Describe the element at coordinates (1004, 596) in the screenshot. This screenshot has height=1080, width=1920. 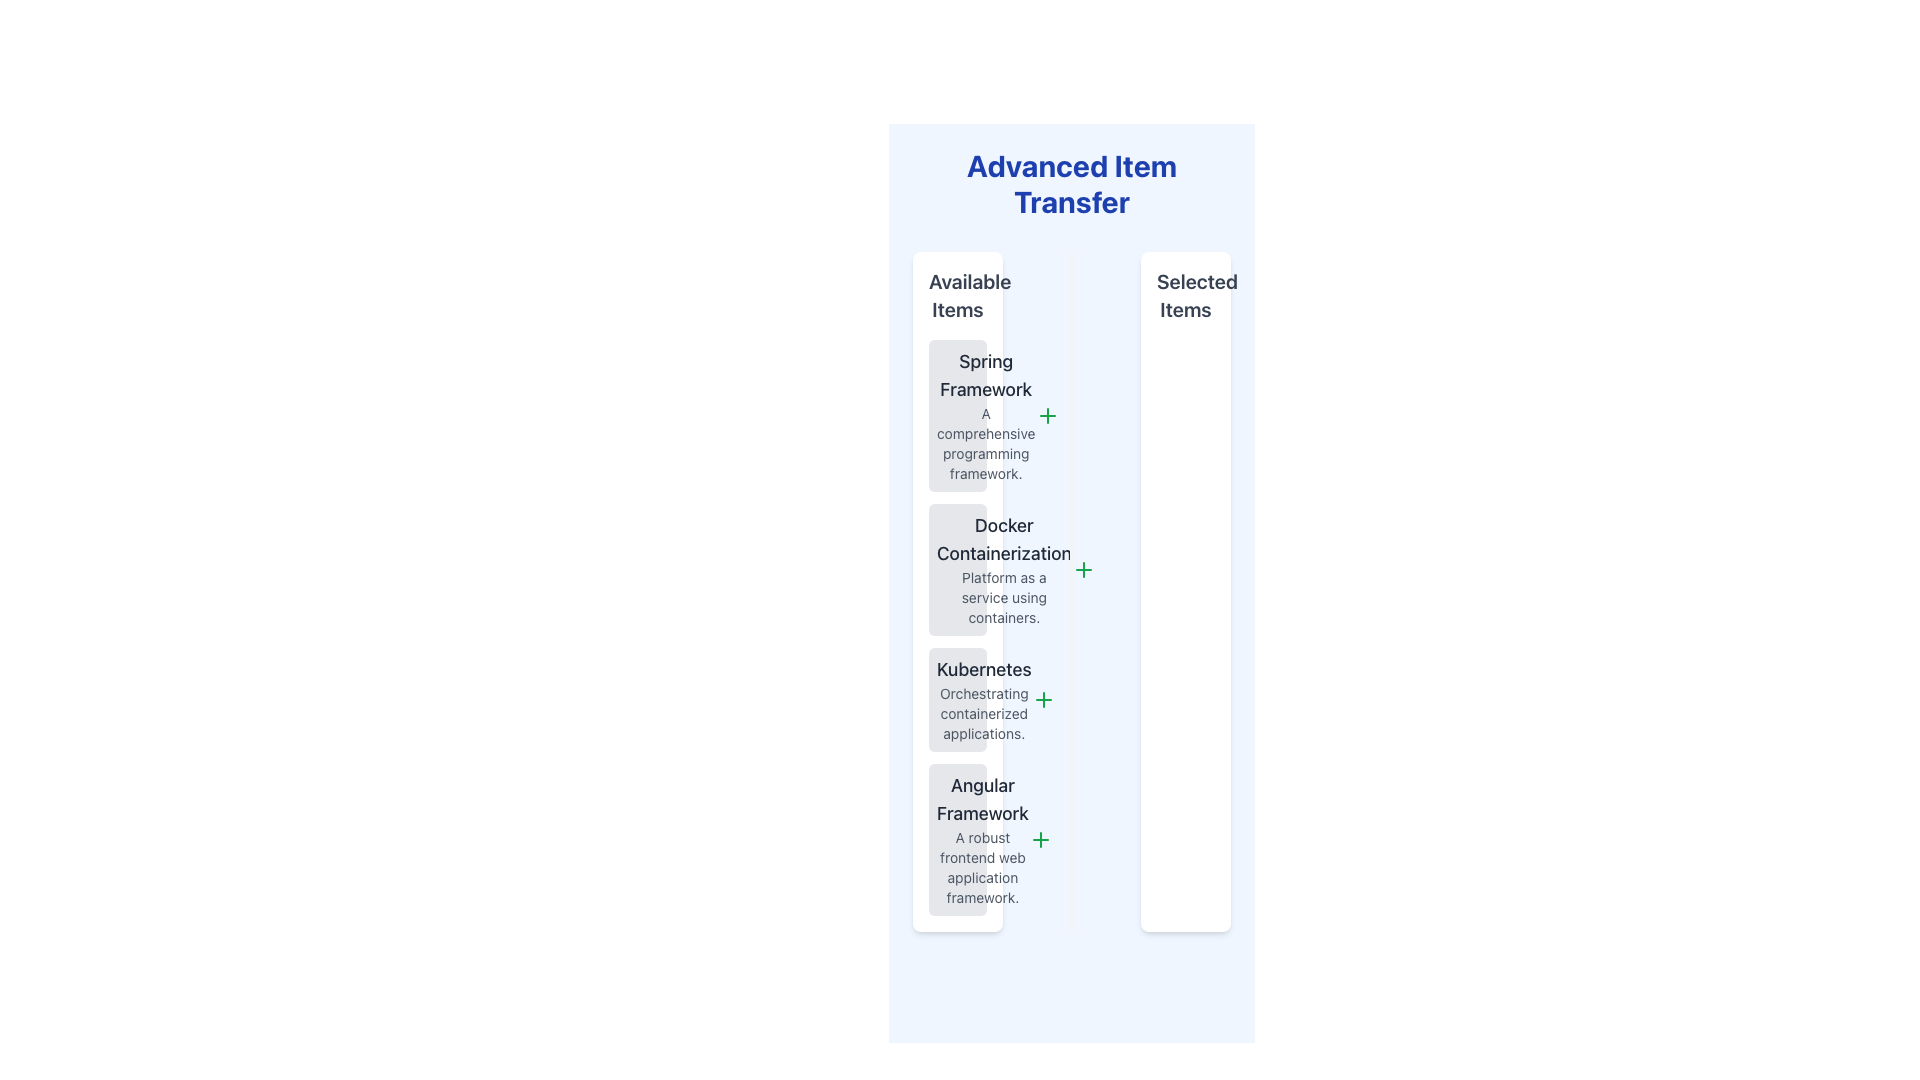
I see `the text line reading 'Platform as a service using containers.' which is styled in gray and positioned below 'Docker Containerization' within the 'Available Items' section` at that location.